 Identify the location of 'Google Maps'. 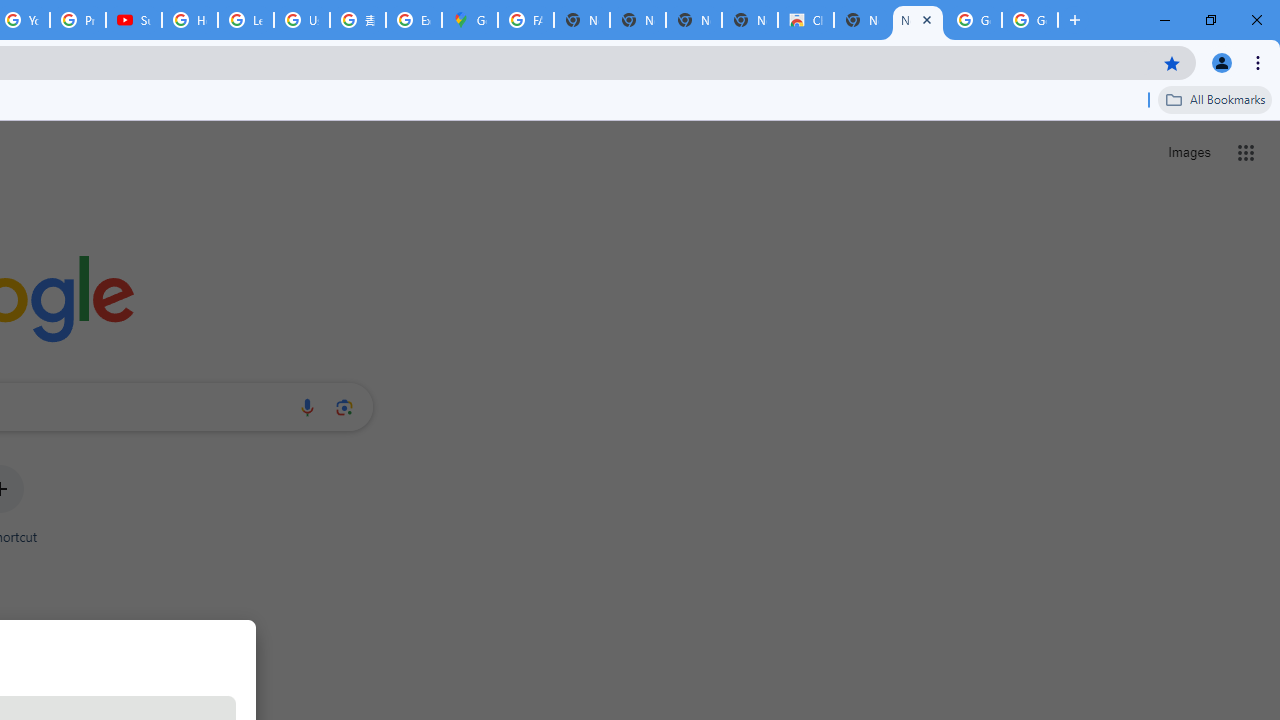
(468, 20).